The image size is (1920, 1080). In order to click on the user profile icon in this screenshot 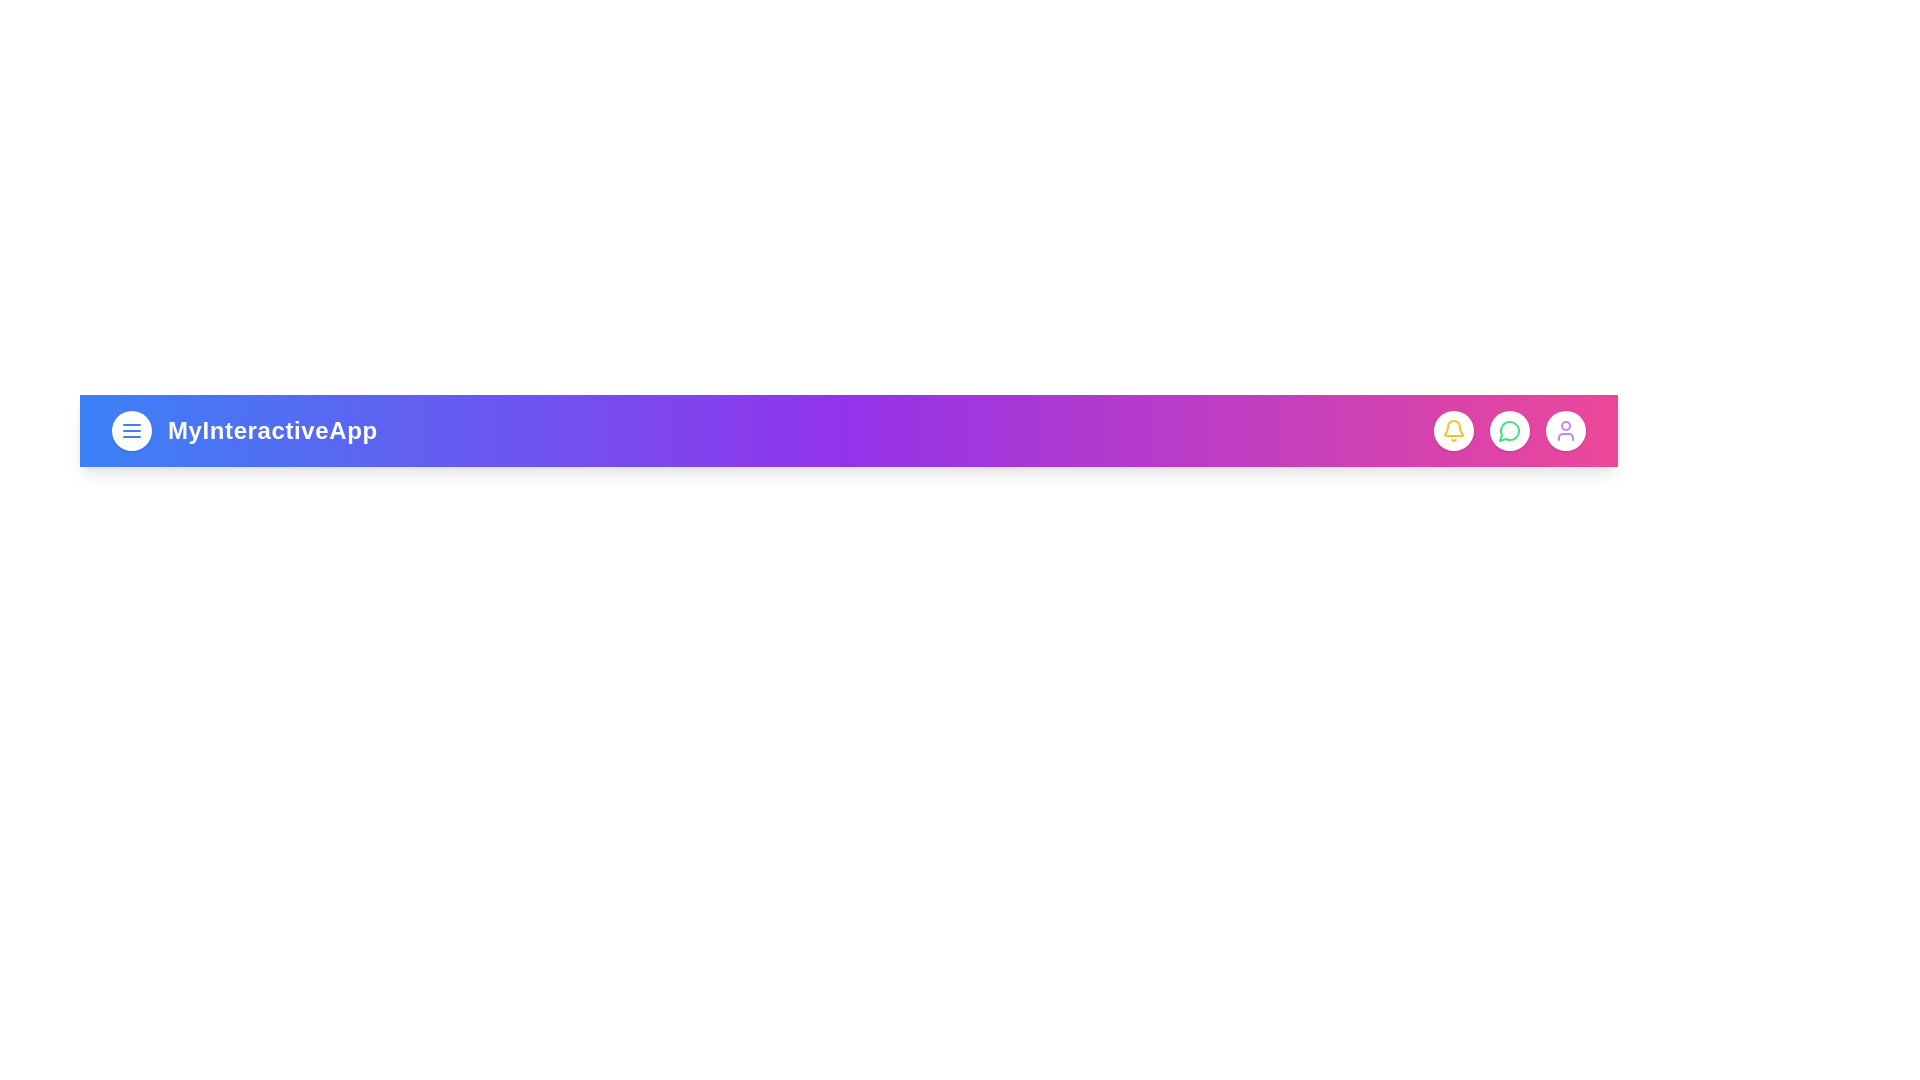, I will do `click(1564, 430)`.